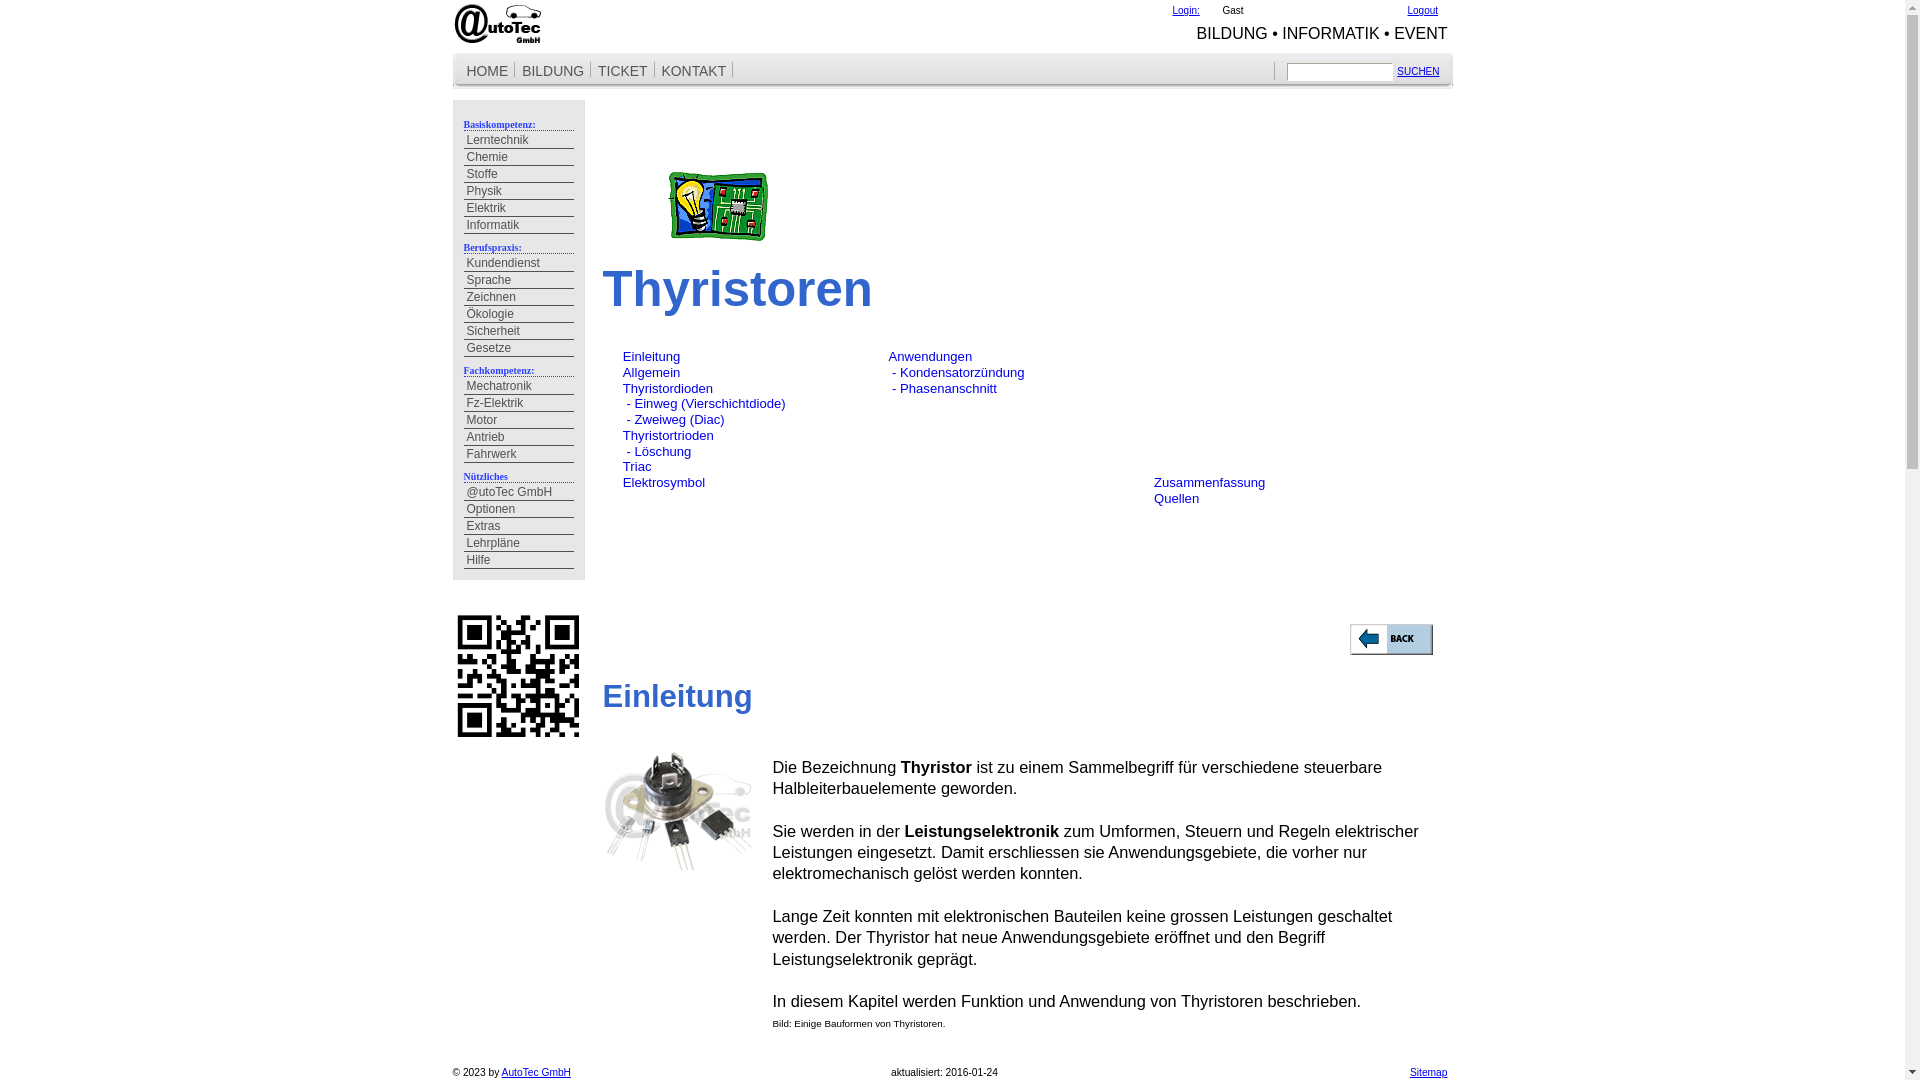 Image resolution: width=1920 pixels, height=1080 pixels. I want to click on 'Antrieb', so click(518, 436).